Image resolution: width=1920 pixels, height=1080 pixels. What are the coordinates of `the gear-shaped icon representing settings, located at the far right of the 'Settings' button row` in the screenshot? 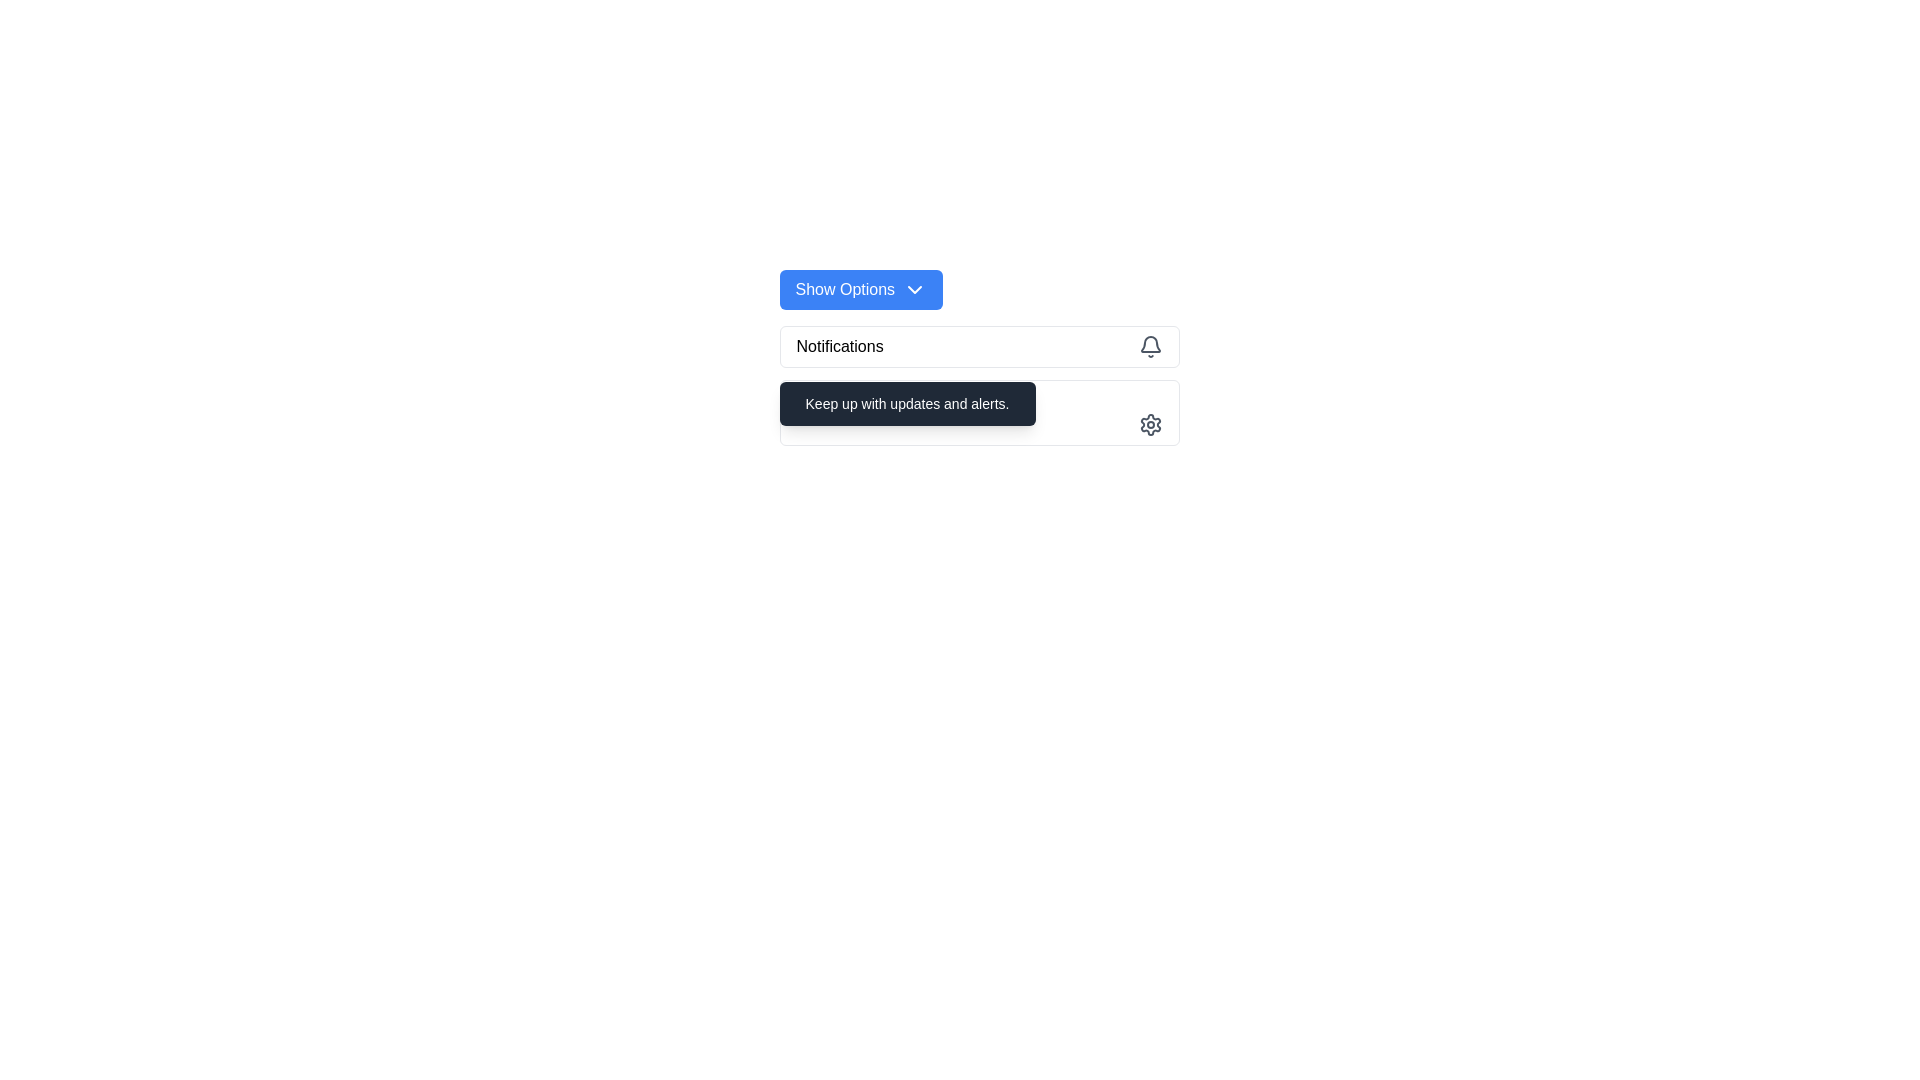 It's located at (1150, 423).